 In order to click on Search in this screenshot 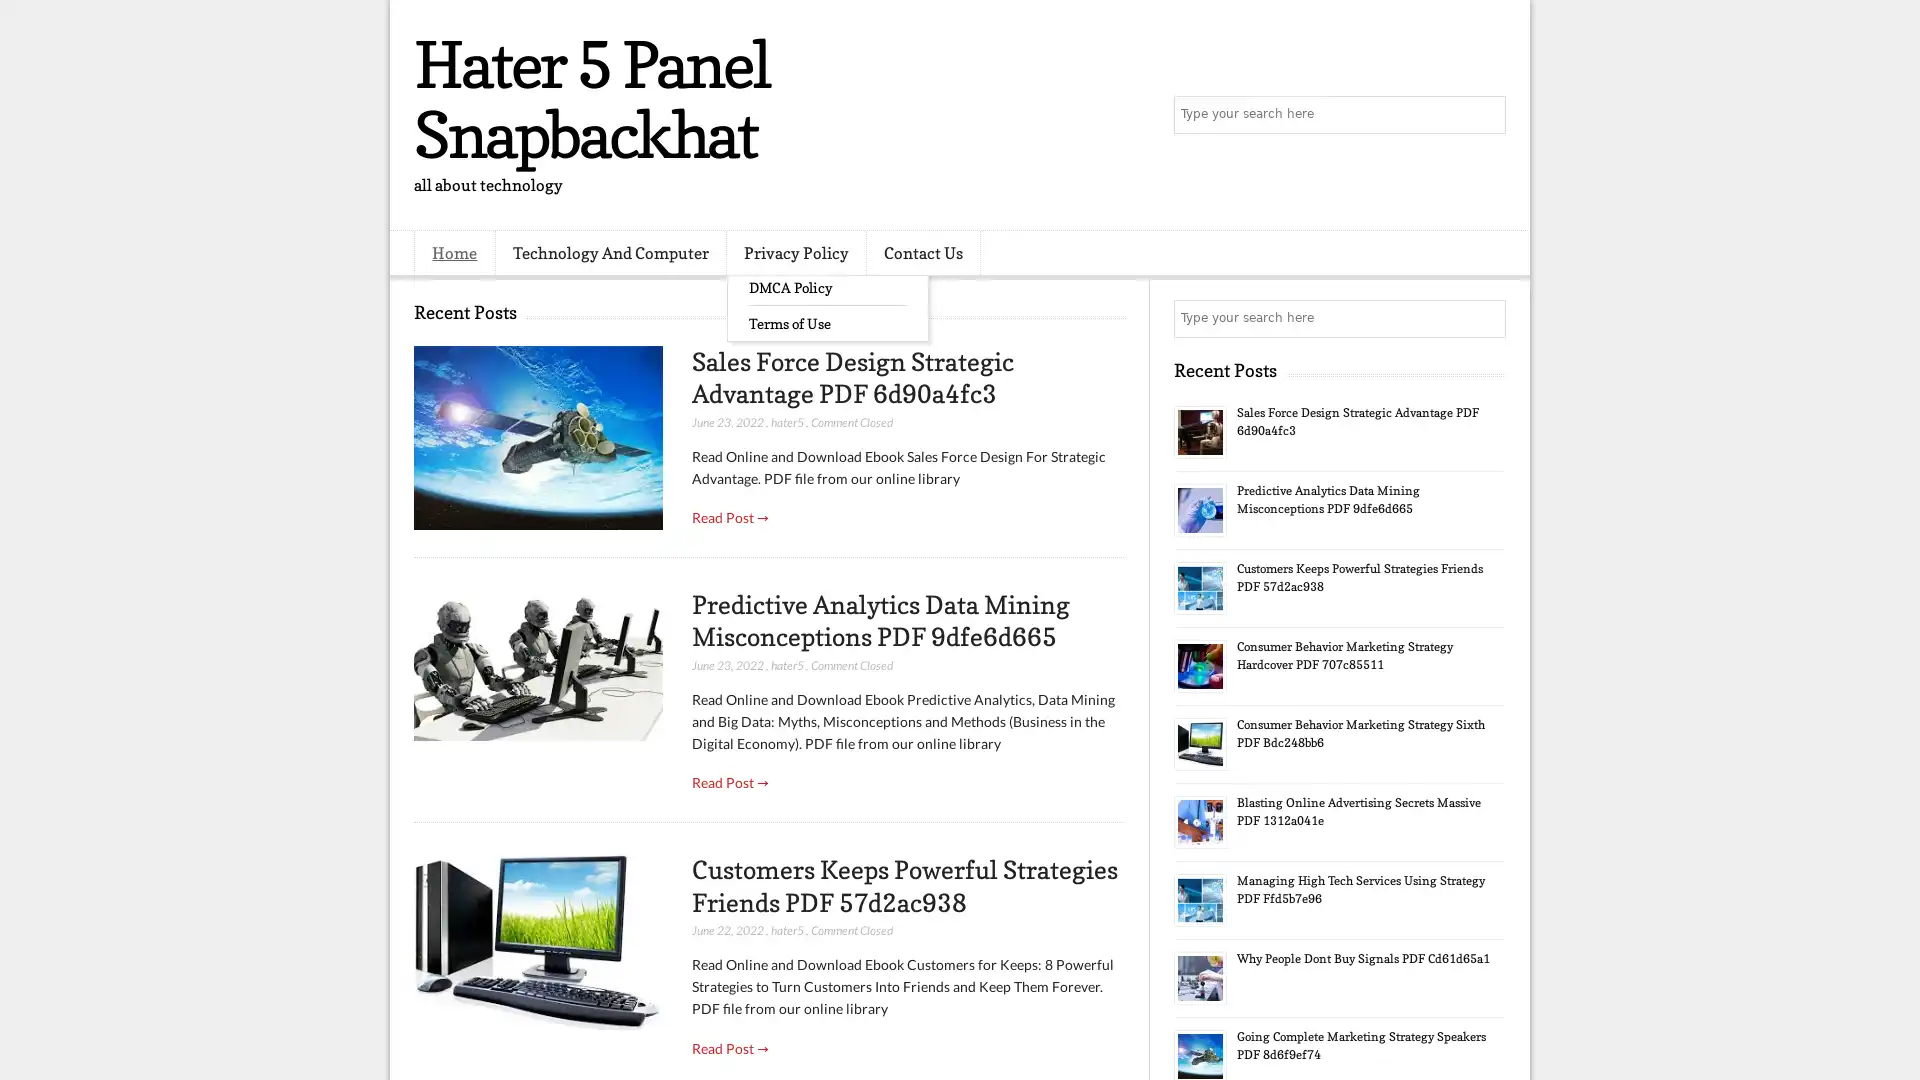, I will do `click(1485, 115)`.